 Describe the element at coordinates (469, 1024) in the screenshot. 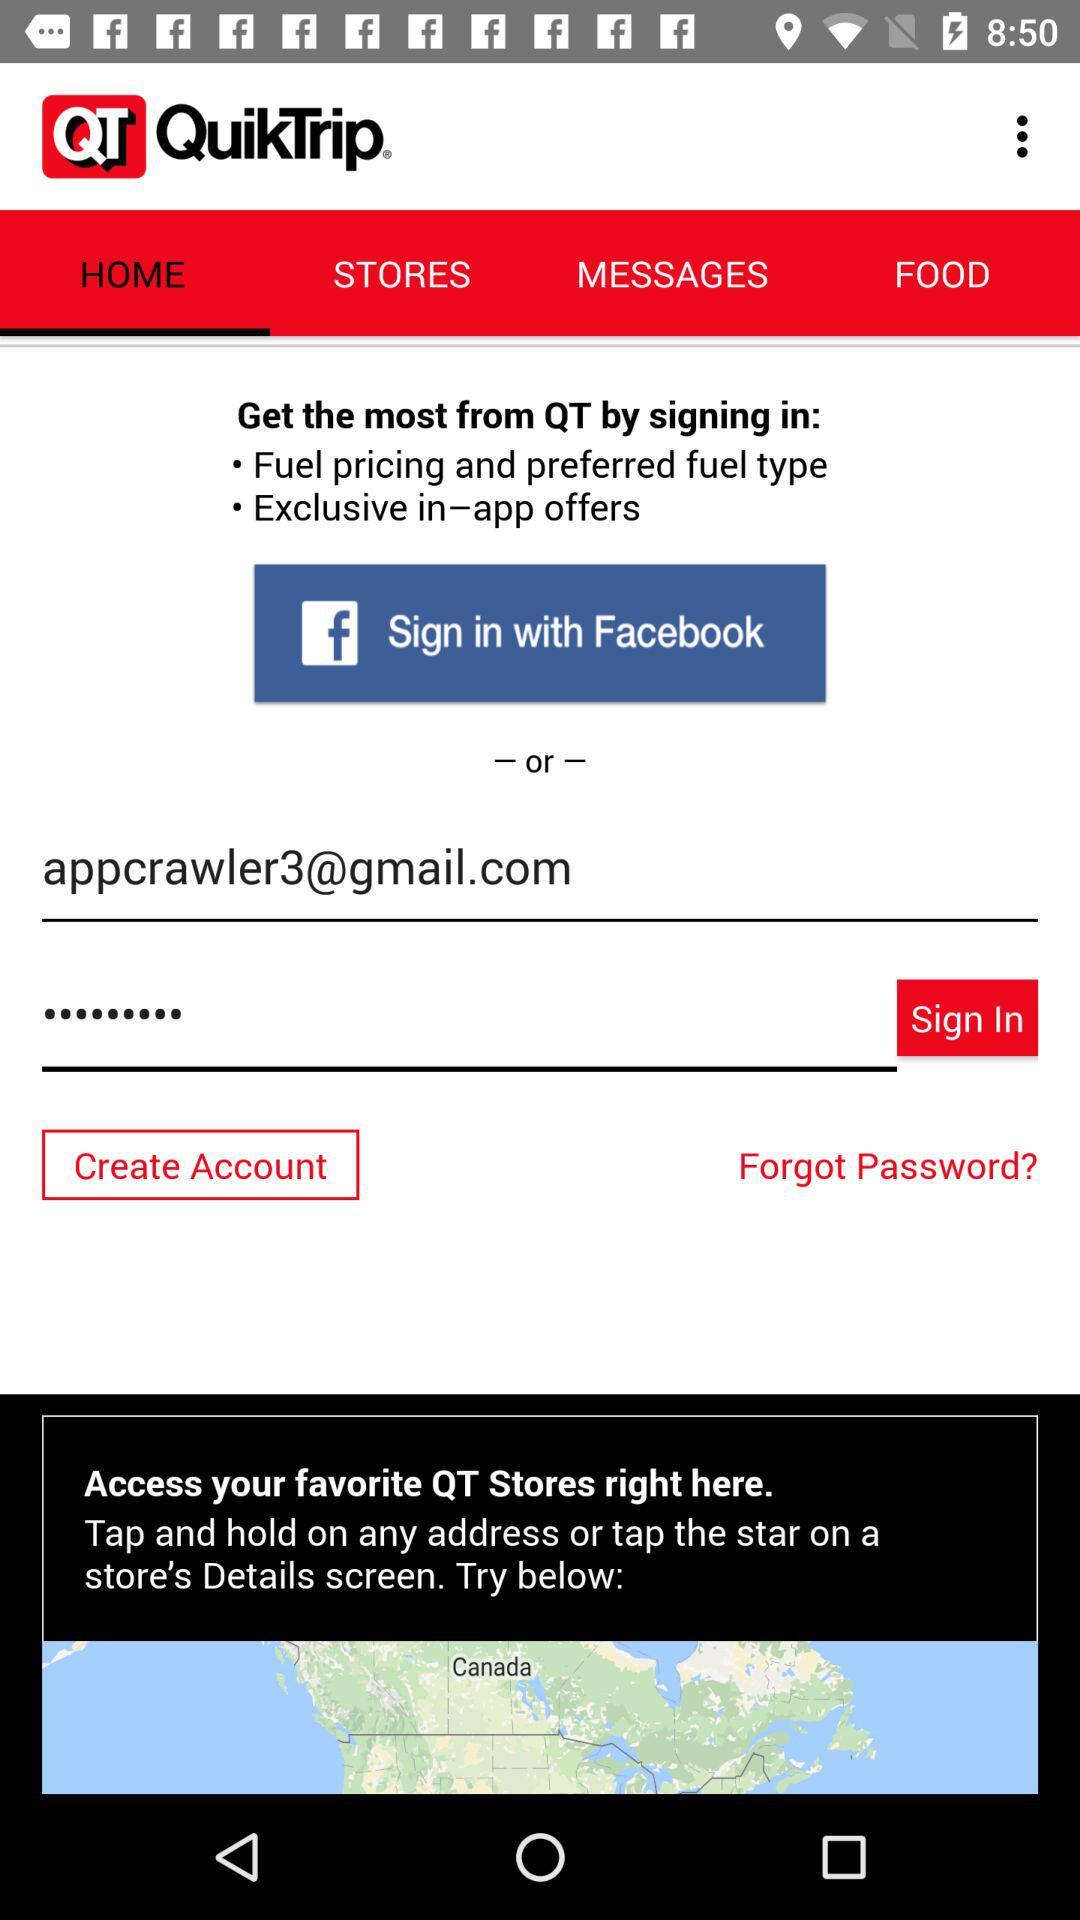

I see `crowd3116 icon` at that location.